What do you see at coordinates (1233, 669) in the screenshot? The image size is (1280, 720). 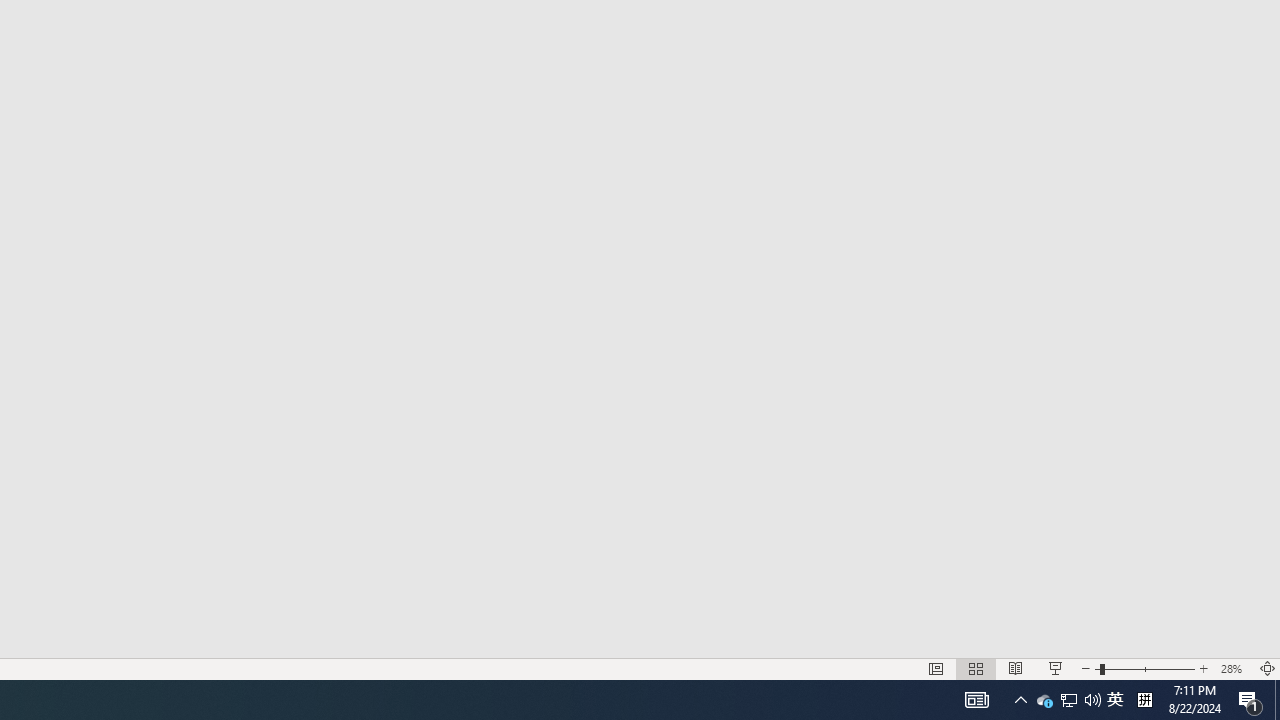 I see `'Zoom 28%'` at bounding box center [1233, 669].